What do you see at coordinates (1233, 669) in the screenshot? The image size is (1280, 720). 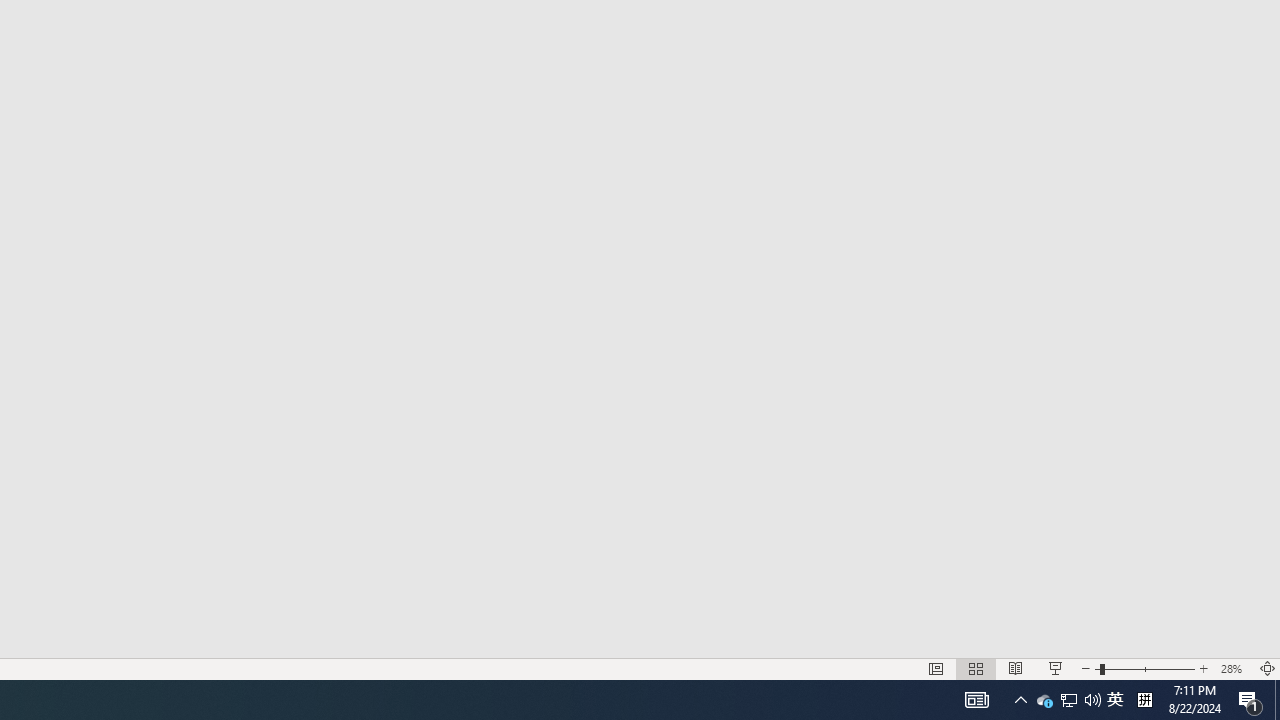 I see `'Zoom 28%'` at bounding box center [1233, 669].